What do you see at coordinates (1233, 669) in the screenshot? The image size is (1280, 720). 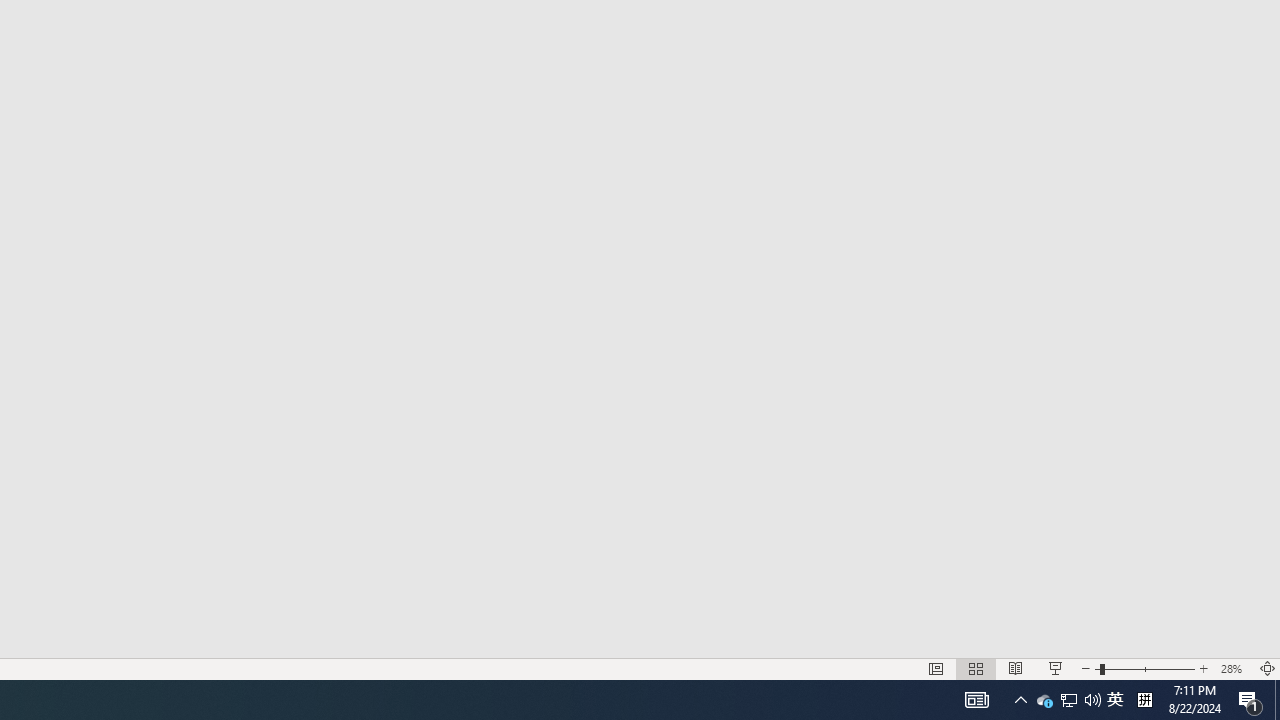 I see `'Zoom 28%'` at bounding box center [1233, 669].